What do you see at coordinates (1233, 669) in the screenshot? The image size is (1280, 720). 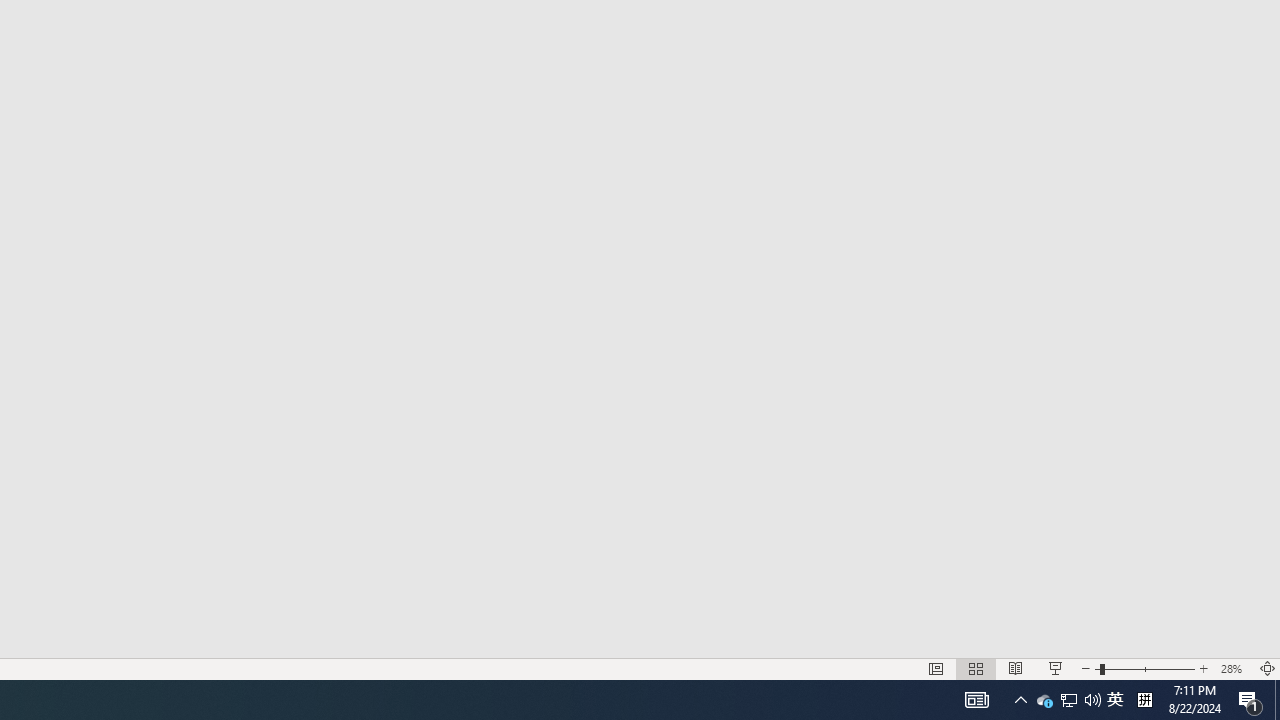 I see `'Zoom 28%'` at bounding box center [1233, 669].